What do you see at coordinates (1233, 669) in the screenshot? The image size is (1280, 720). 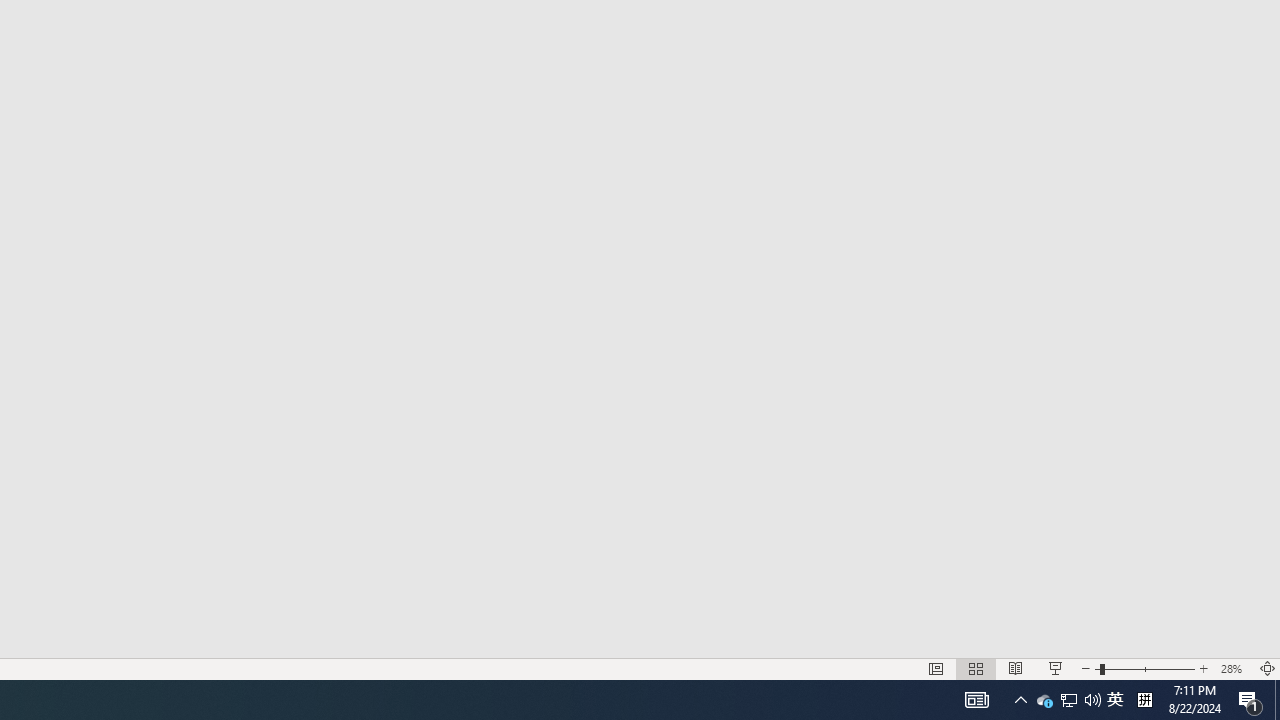 I see `'Zoom 28%'` at bounding box center [1233, 669].